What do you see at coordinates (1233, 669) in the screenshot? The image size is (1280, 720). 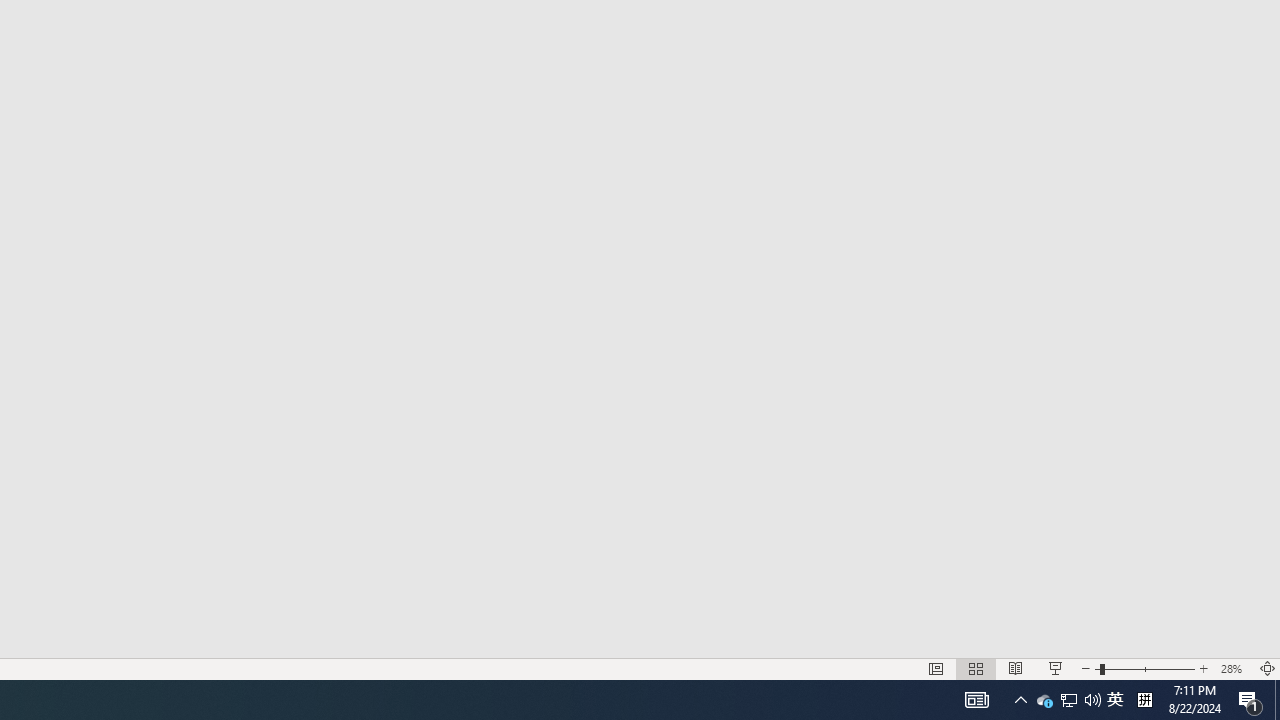 I see `'Zoom 28%'` at bounding box center [1233, 669].